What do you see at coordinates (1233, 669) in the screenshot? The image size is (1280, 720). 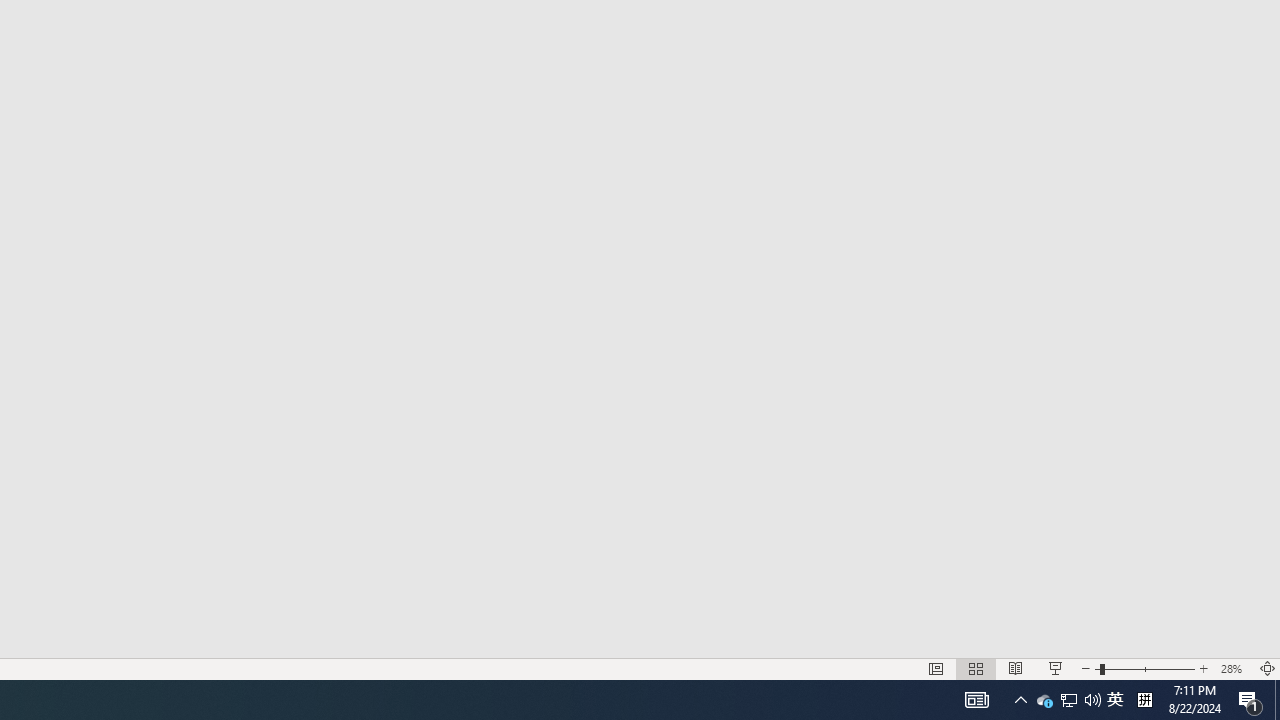 I see `'Zoom 28%'` at bounding box center [1233, 669].